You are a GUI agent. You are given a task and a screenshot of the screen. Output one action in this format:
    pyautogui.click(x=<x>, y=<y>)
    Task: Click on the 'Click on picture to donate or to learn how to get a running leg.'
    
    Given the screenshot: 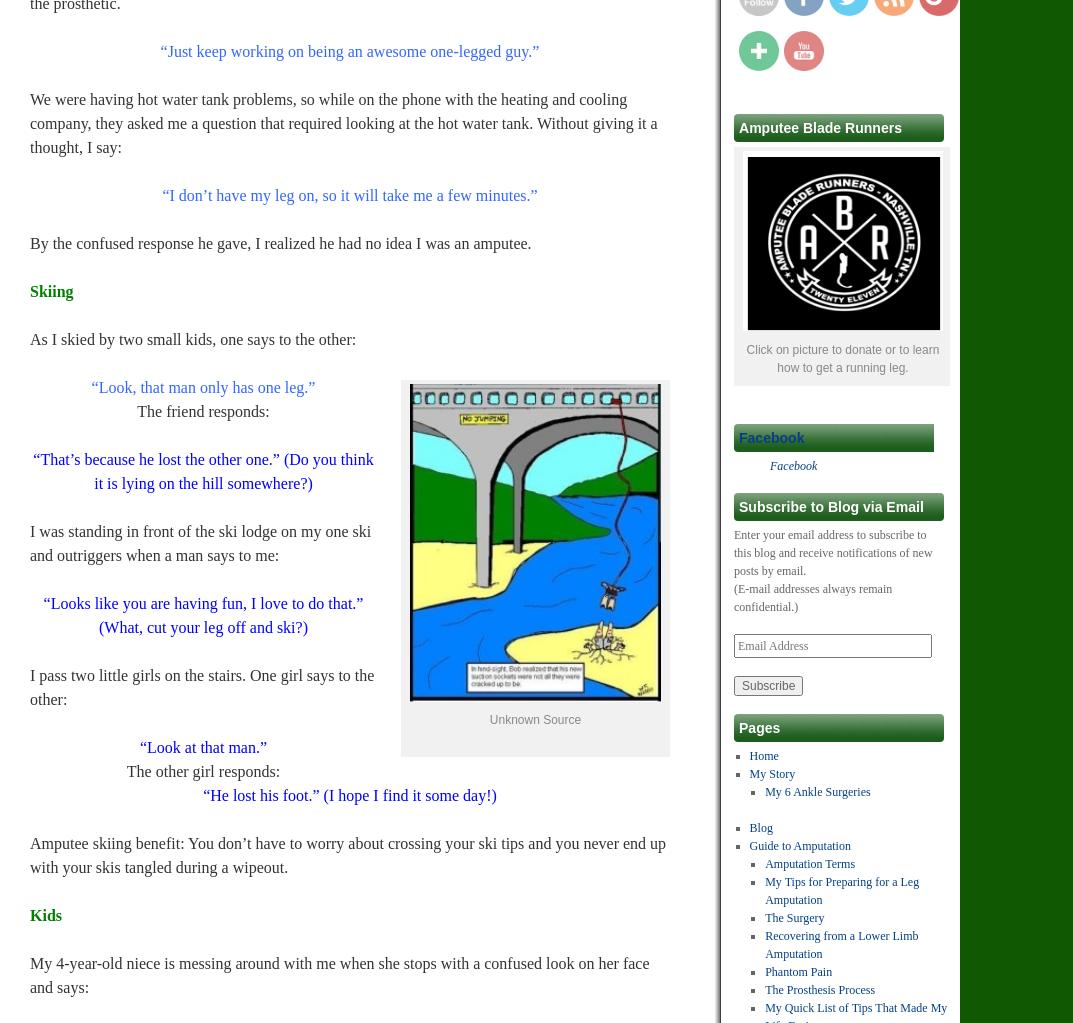 What is the action you would take?
    pyautogui.click(x=841, y=357)
    